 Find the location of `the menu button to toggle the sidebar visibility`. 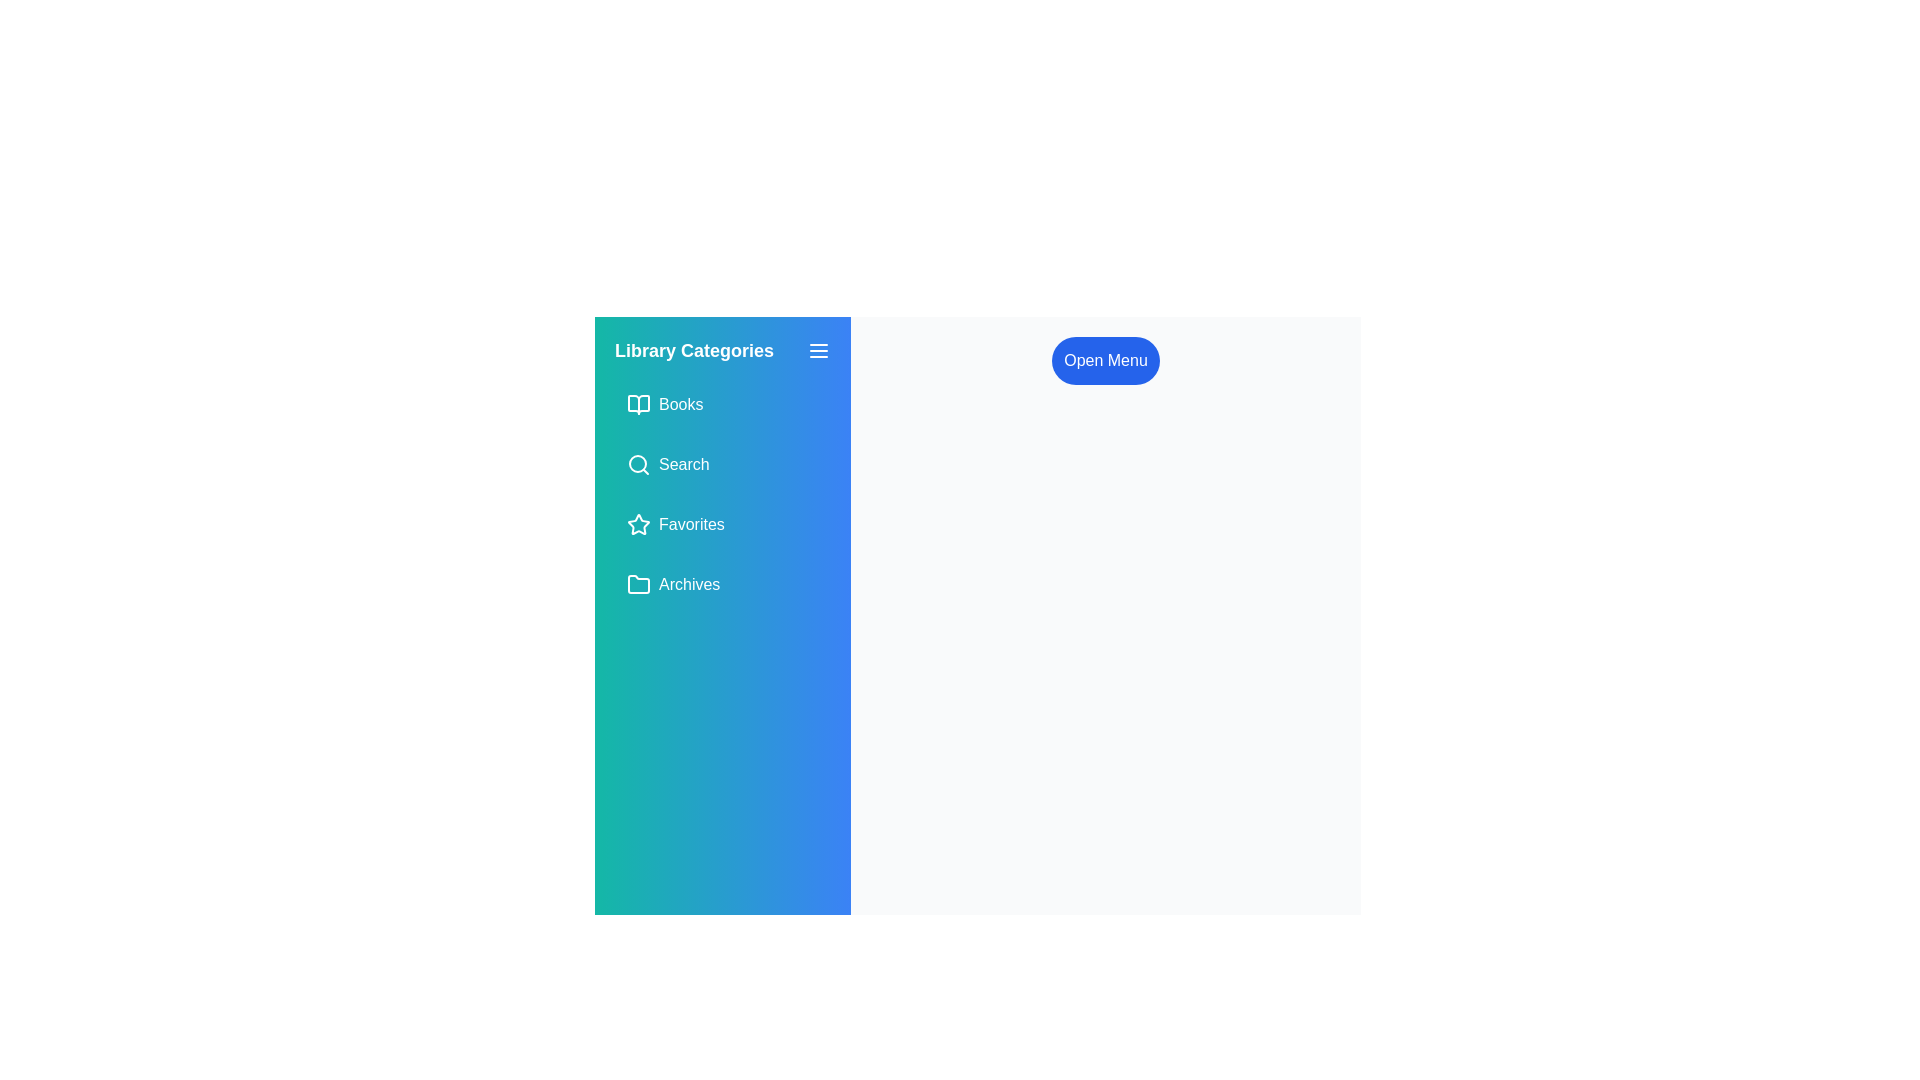

the menu button to toggle the sidebar visibility is located at coordinates (819, 350).